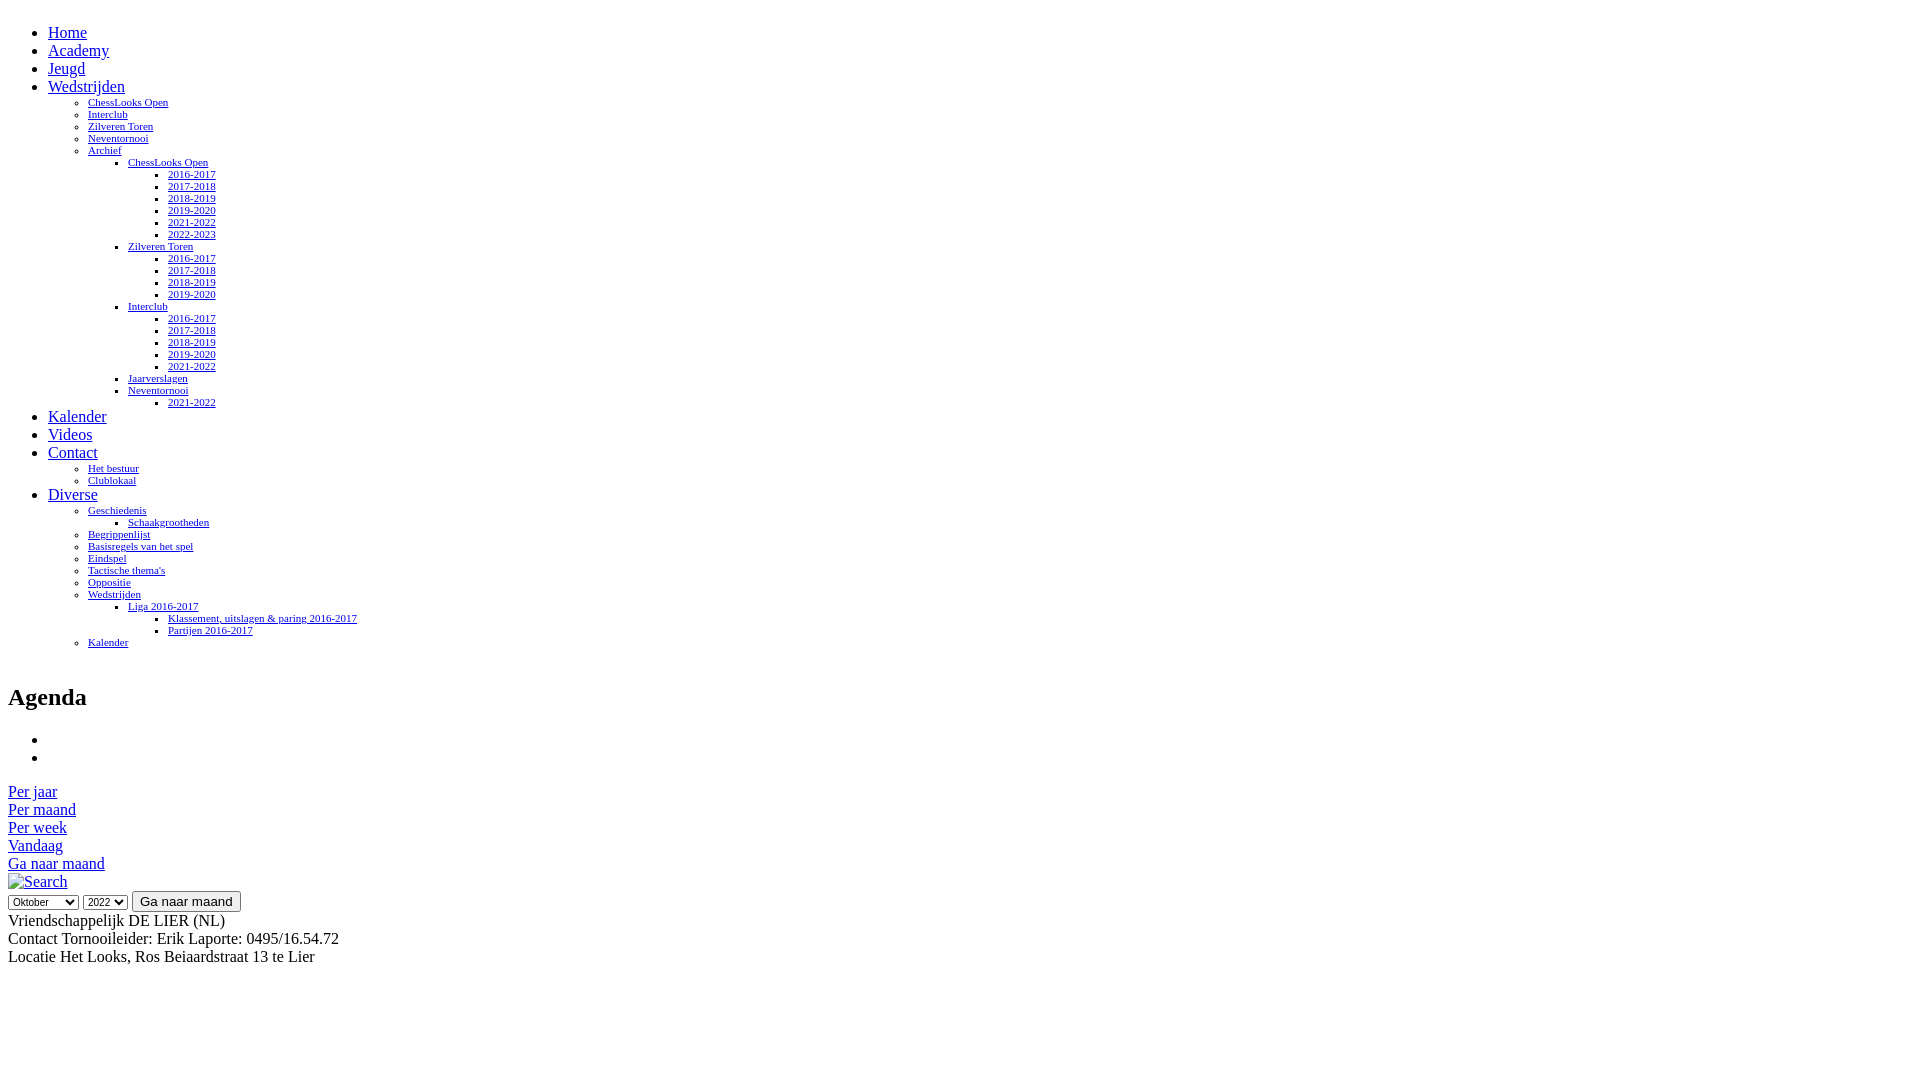 Image resolution: width=1920 pixels, height=1080 pixels. I want to click on 'Tactische thema's', so click(125, 570).